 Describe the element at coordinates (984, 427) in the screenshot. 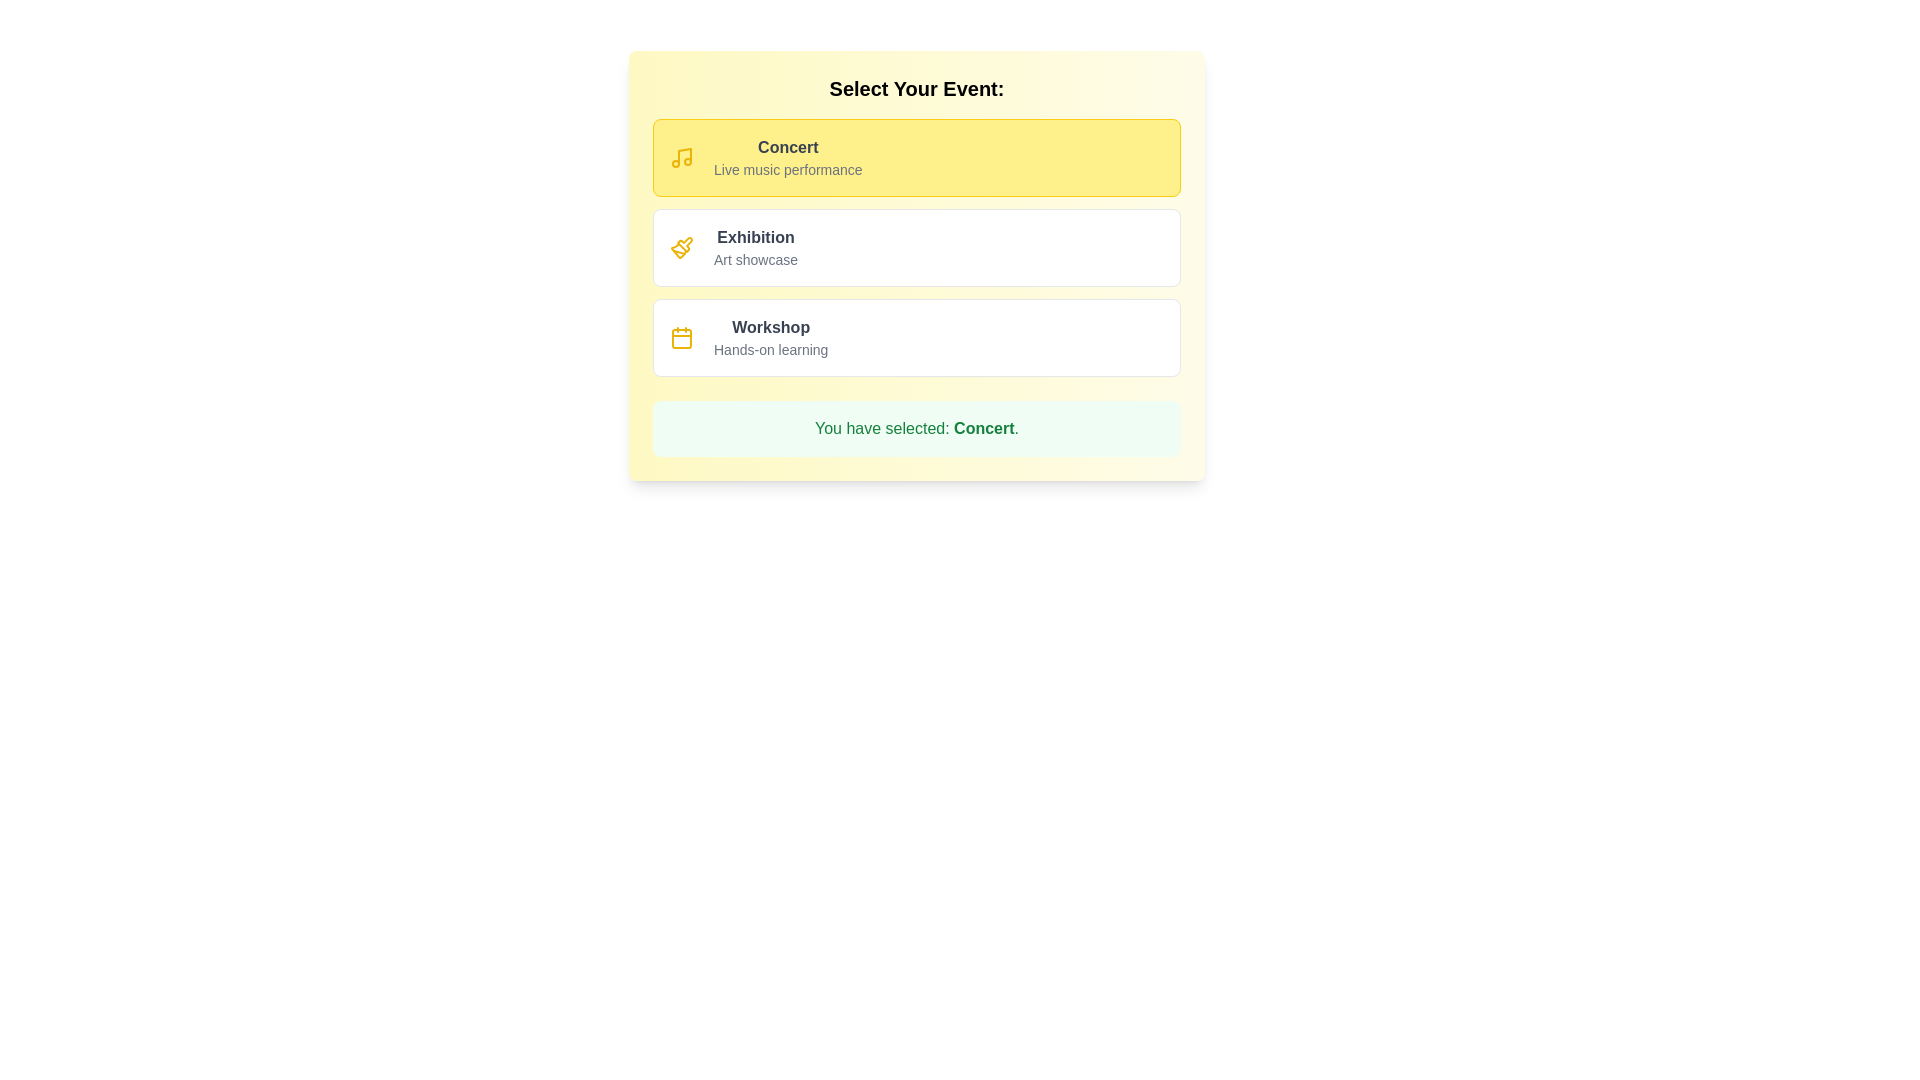

I see `the bold dark green text label 'Concert' which is part of the phrase 'You have selected: Concert.' framed by a light green background` at that location.